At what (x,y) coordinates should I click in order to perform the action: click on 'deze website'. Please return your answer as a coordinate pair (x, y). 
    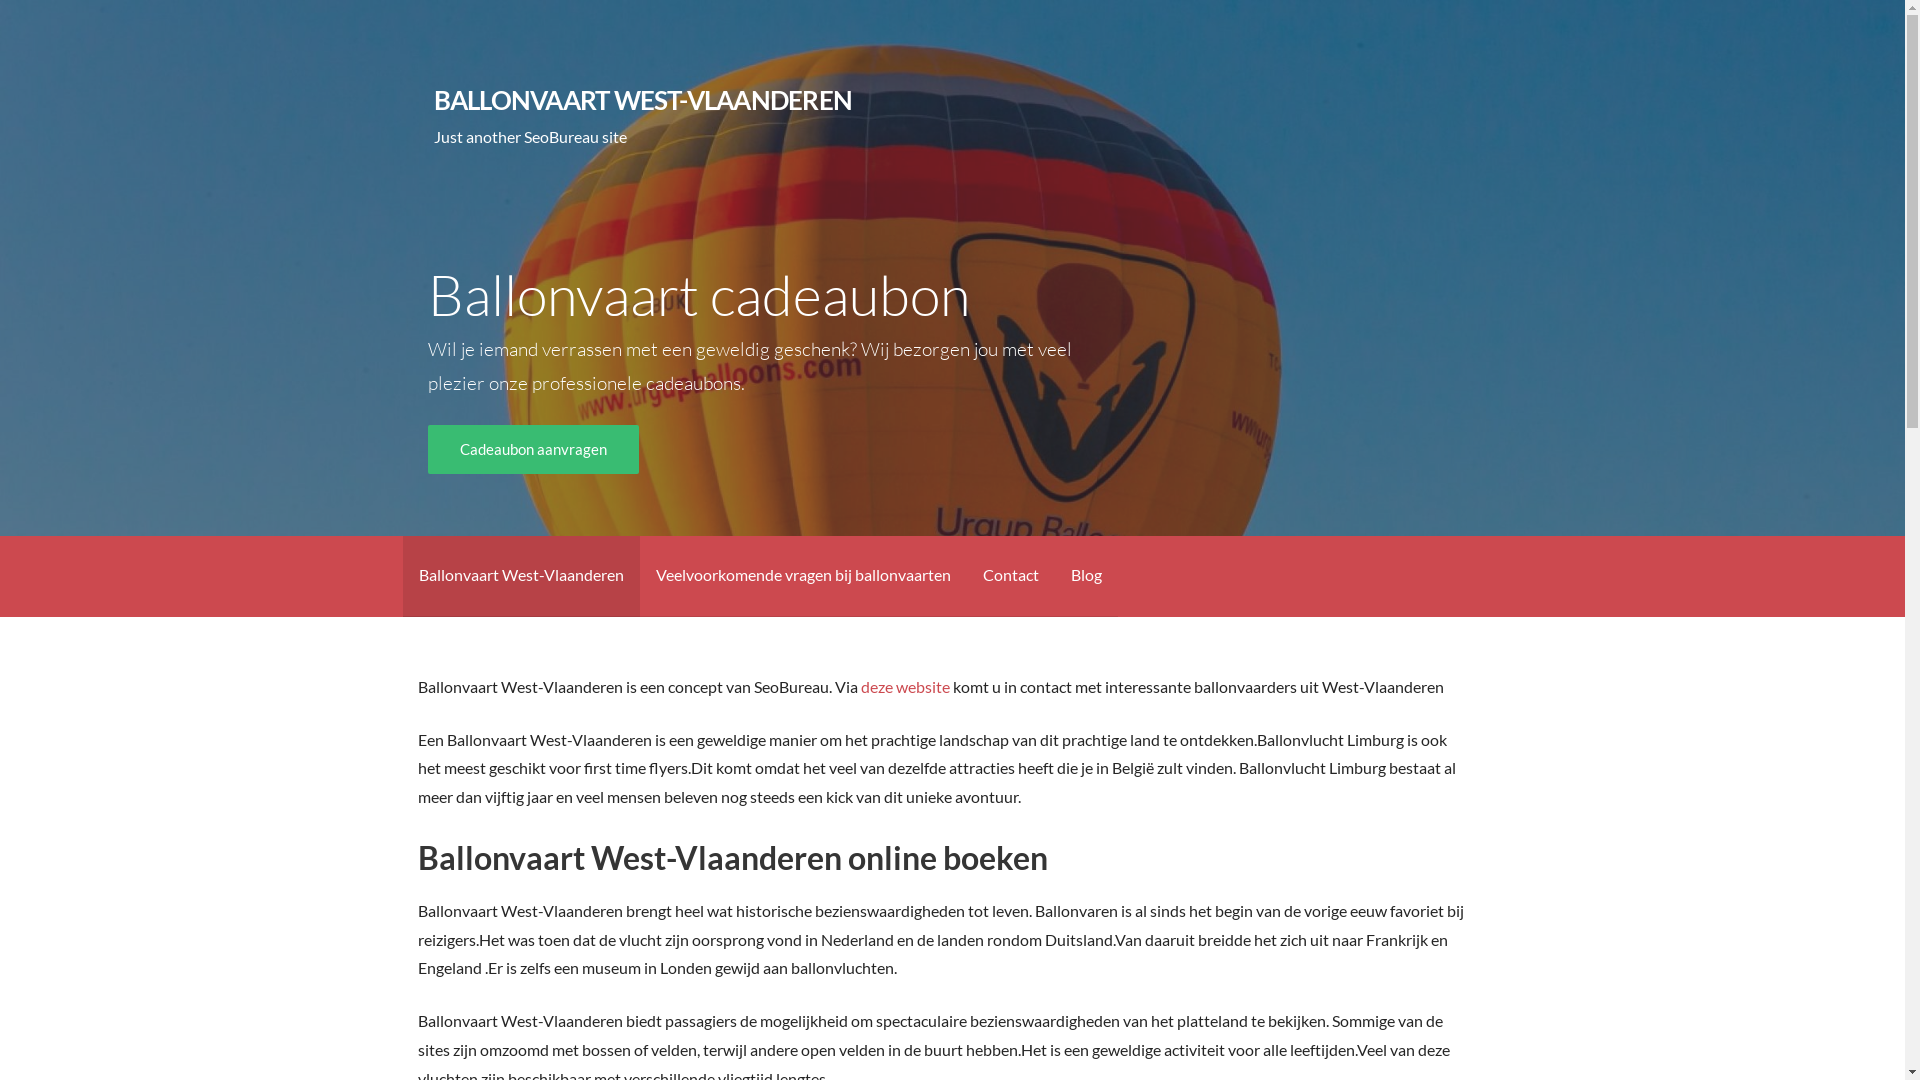
    Looking at the image, I should click on (904, 685).